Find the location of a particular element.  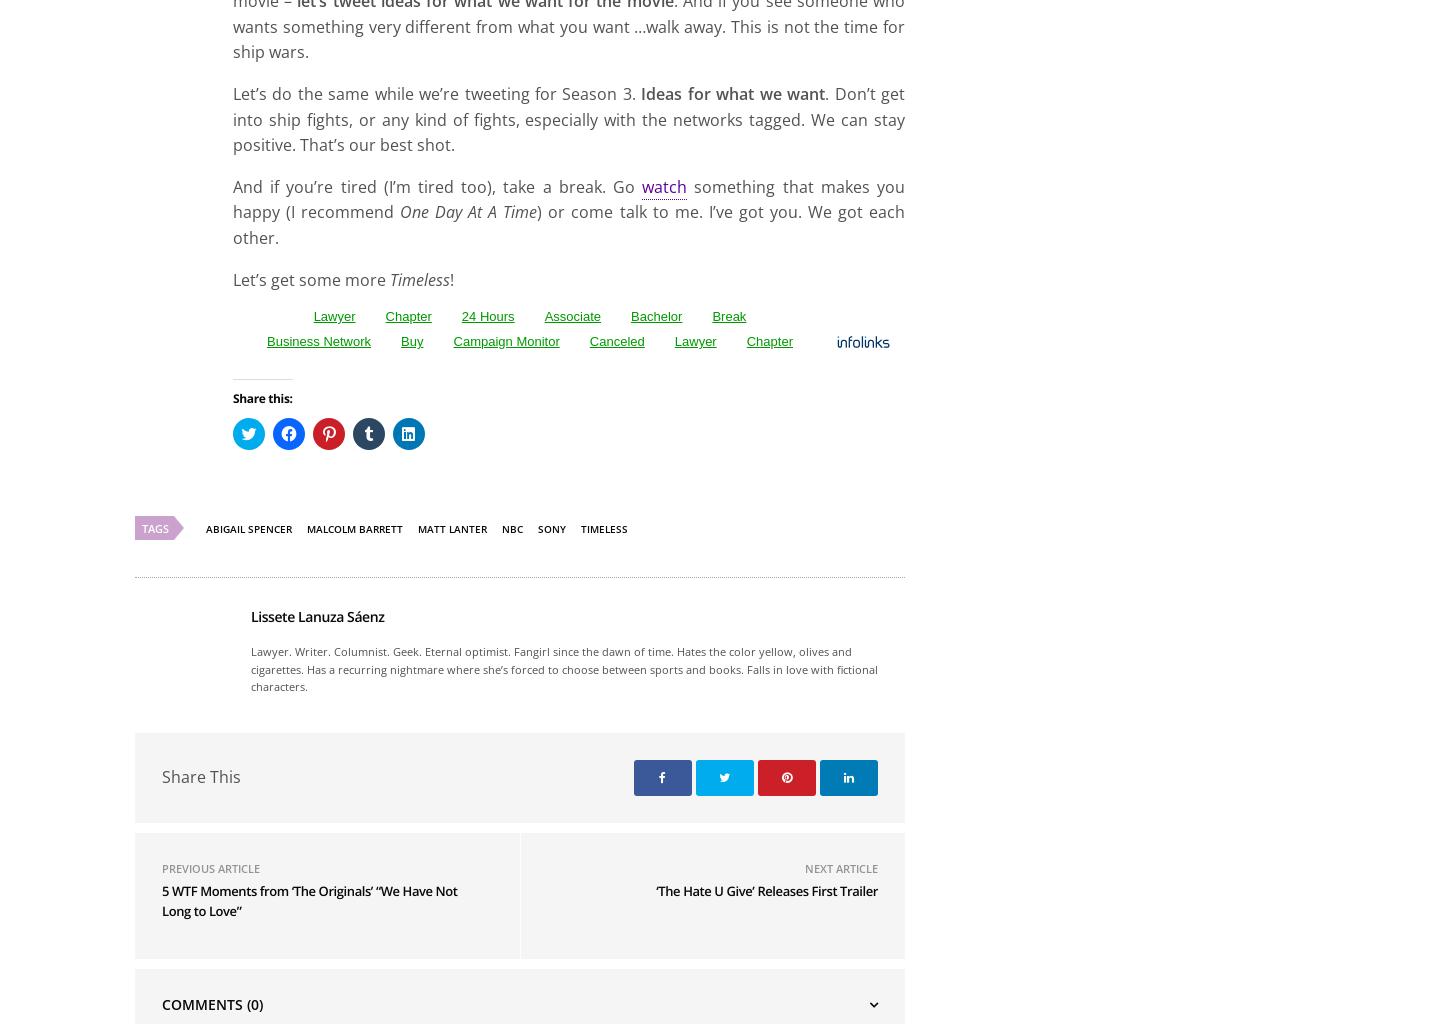

'Share This' is located at coordinates (161, 1011).